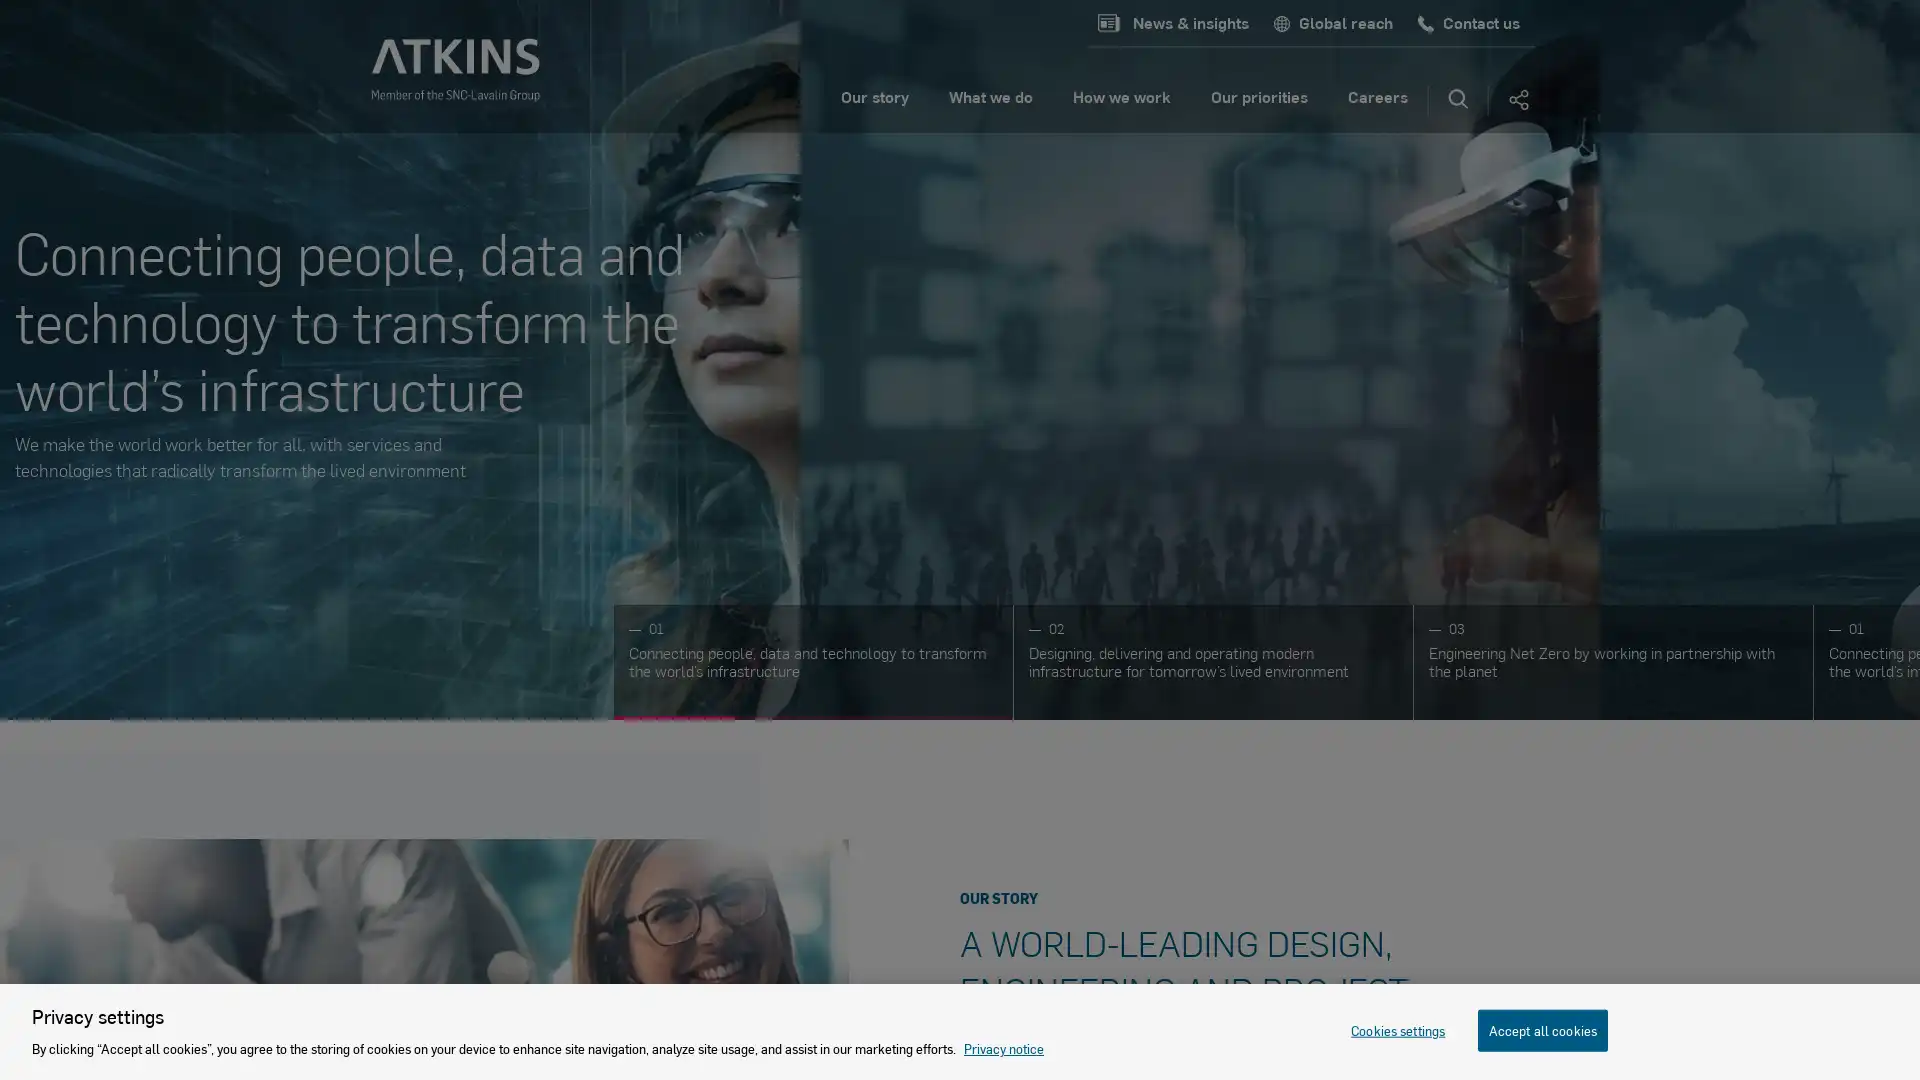 Image resolution: width=1920 pixels, height=1080 pixels. I want to click on Search, so click(1458, 100).